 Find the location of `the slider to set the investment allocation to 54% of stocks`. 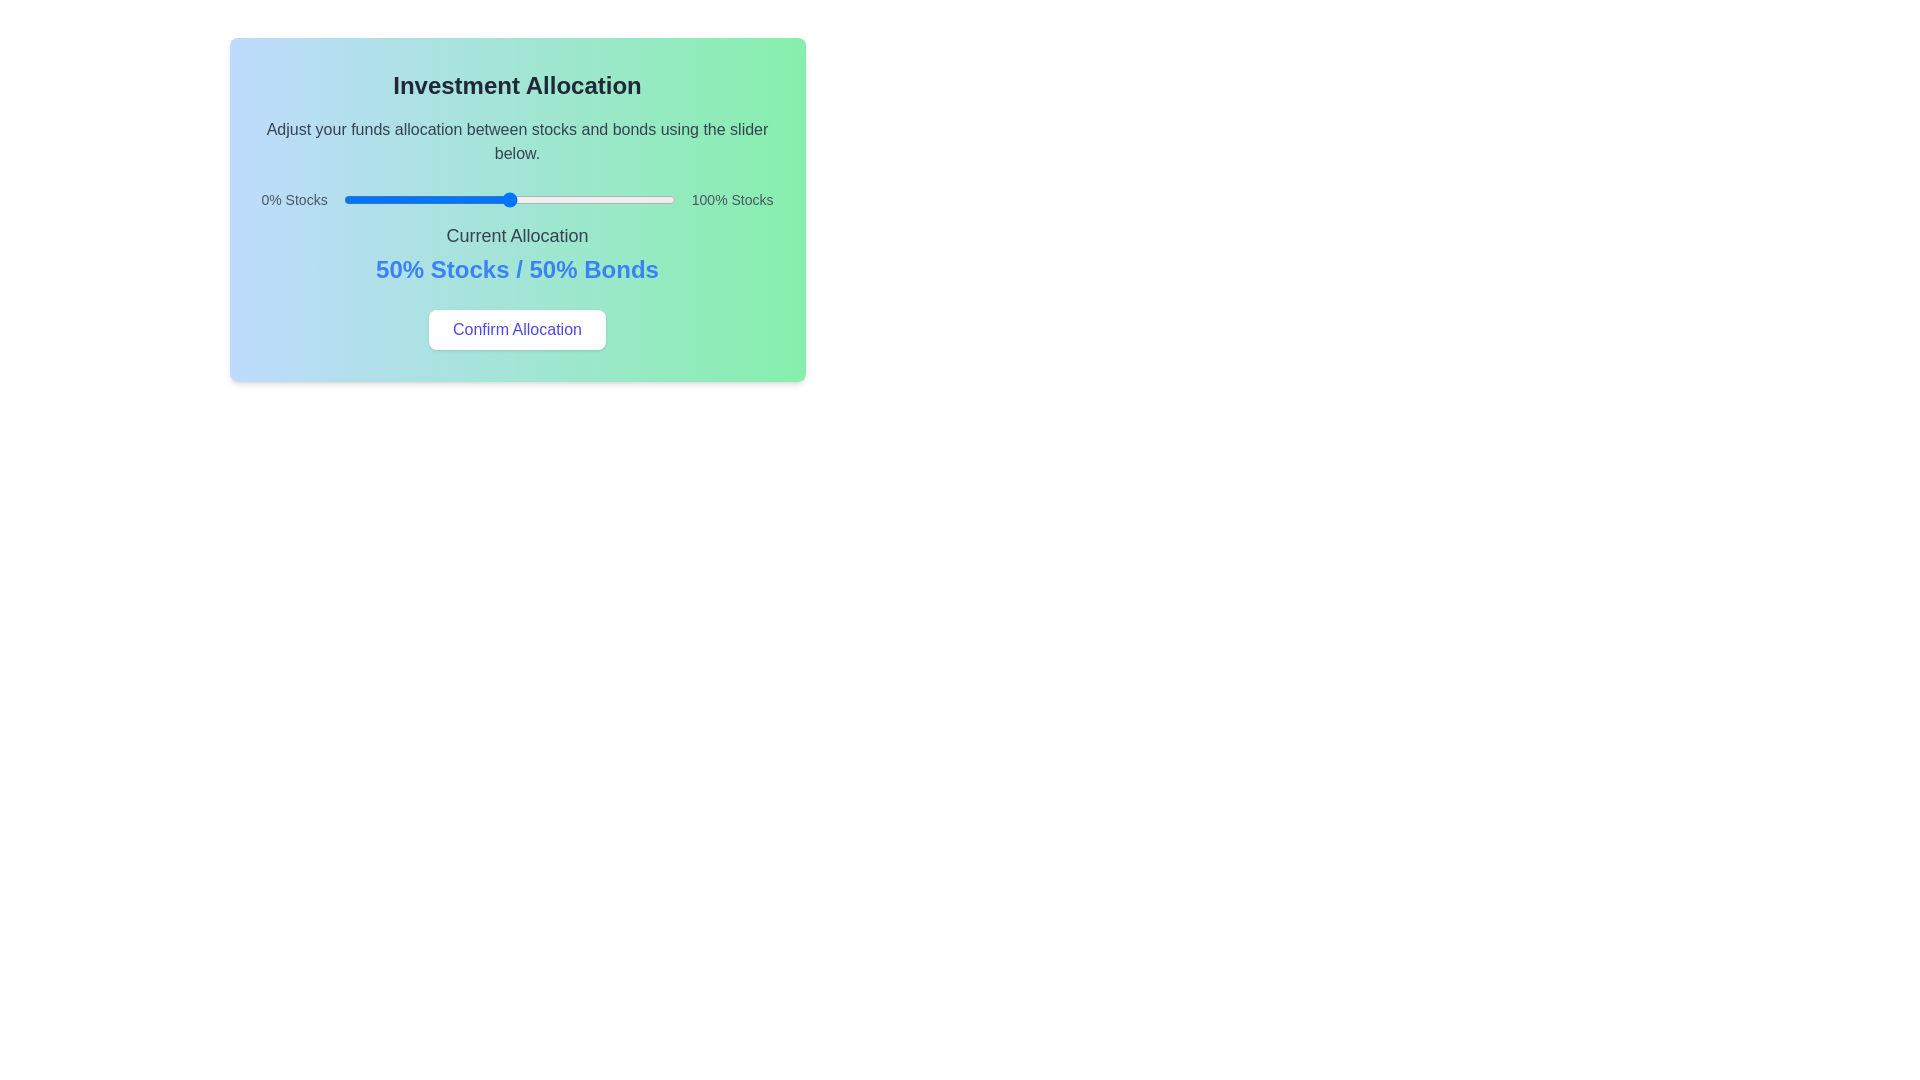

the slider to set the investment allocation to 54% of stocks is located at coordinates (523, 200).